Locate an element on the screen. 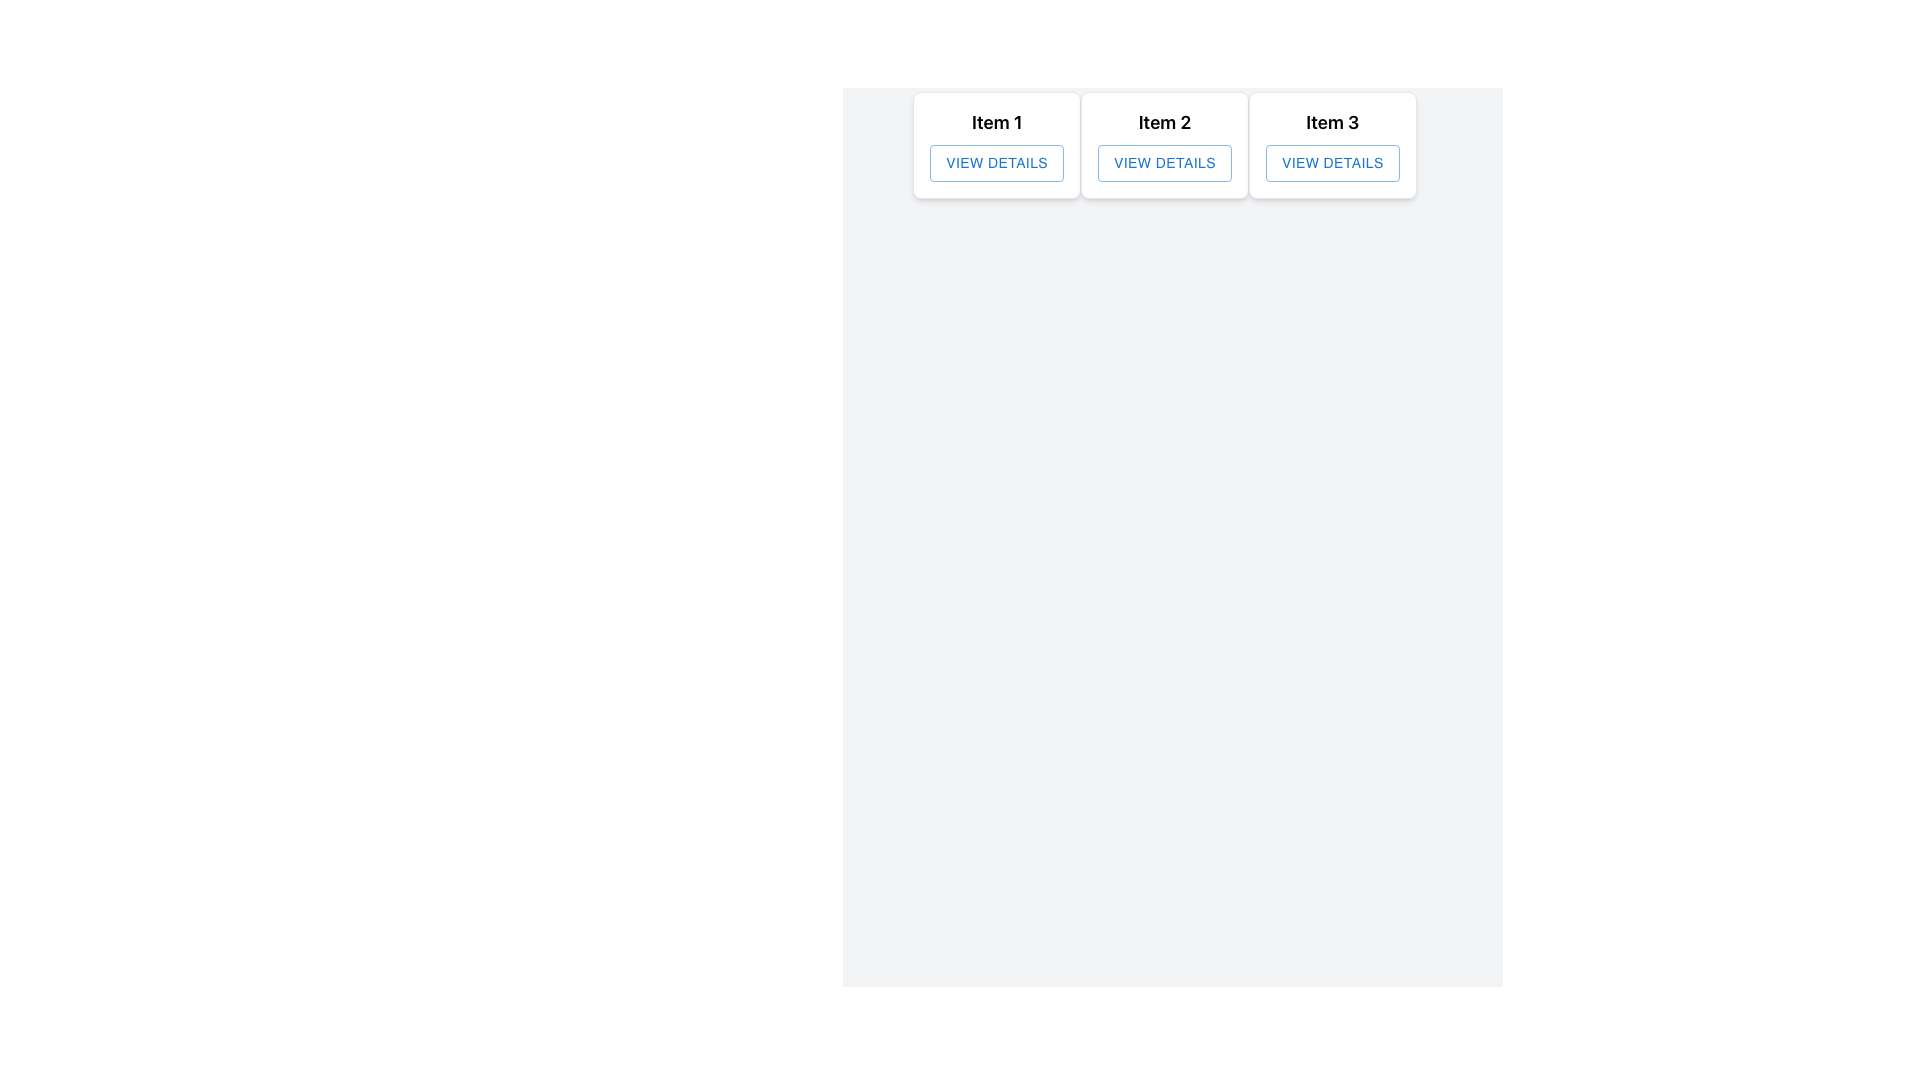 The width and height of the screenshot is (1920, 1080). the 'View Details' button, which is a rectangular button with a white background and blue border is located at coordinates (1165, 162).